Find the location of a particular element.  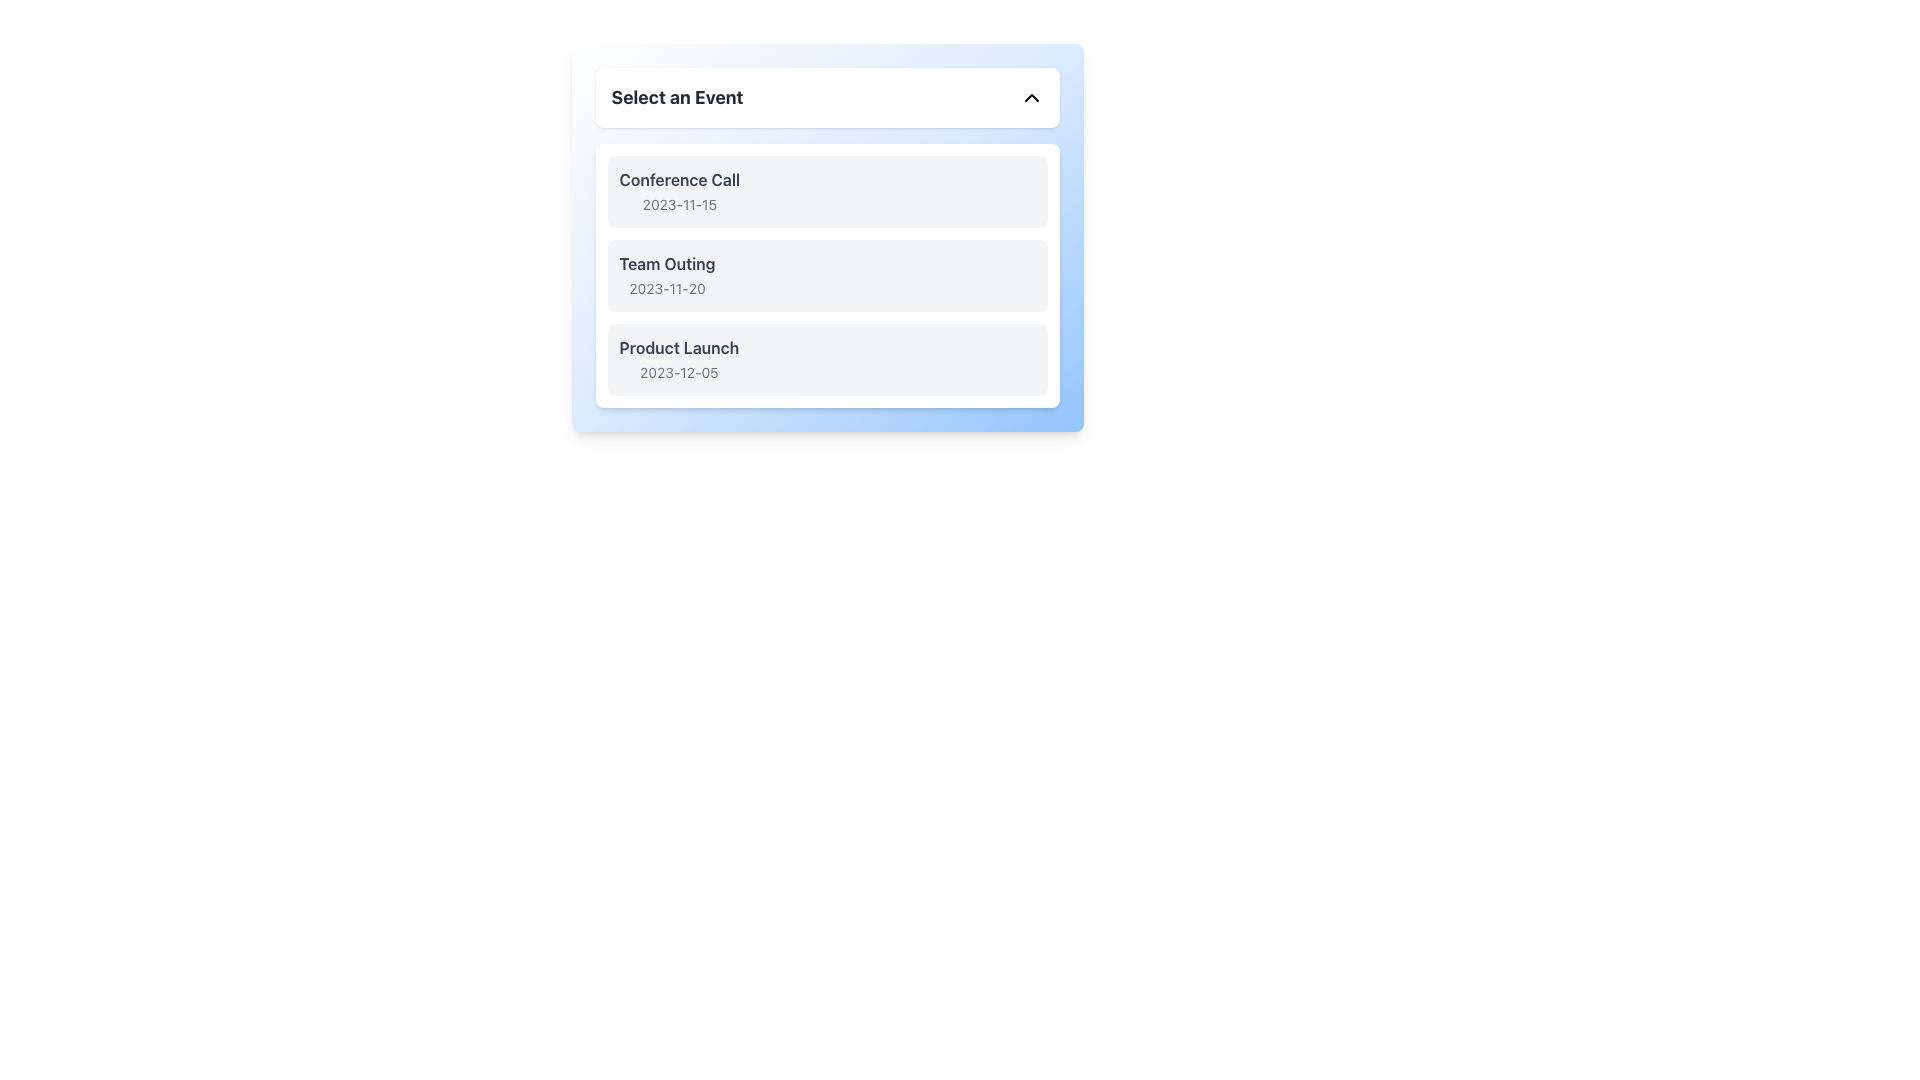

the chevron SVG icon used as a dropdown indicator for the 'Select an Event' button is located at coordinates (1031, 97).